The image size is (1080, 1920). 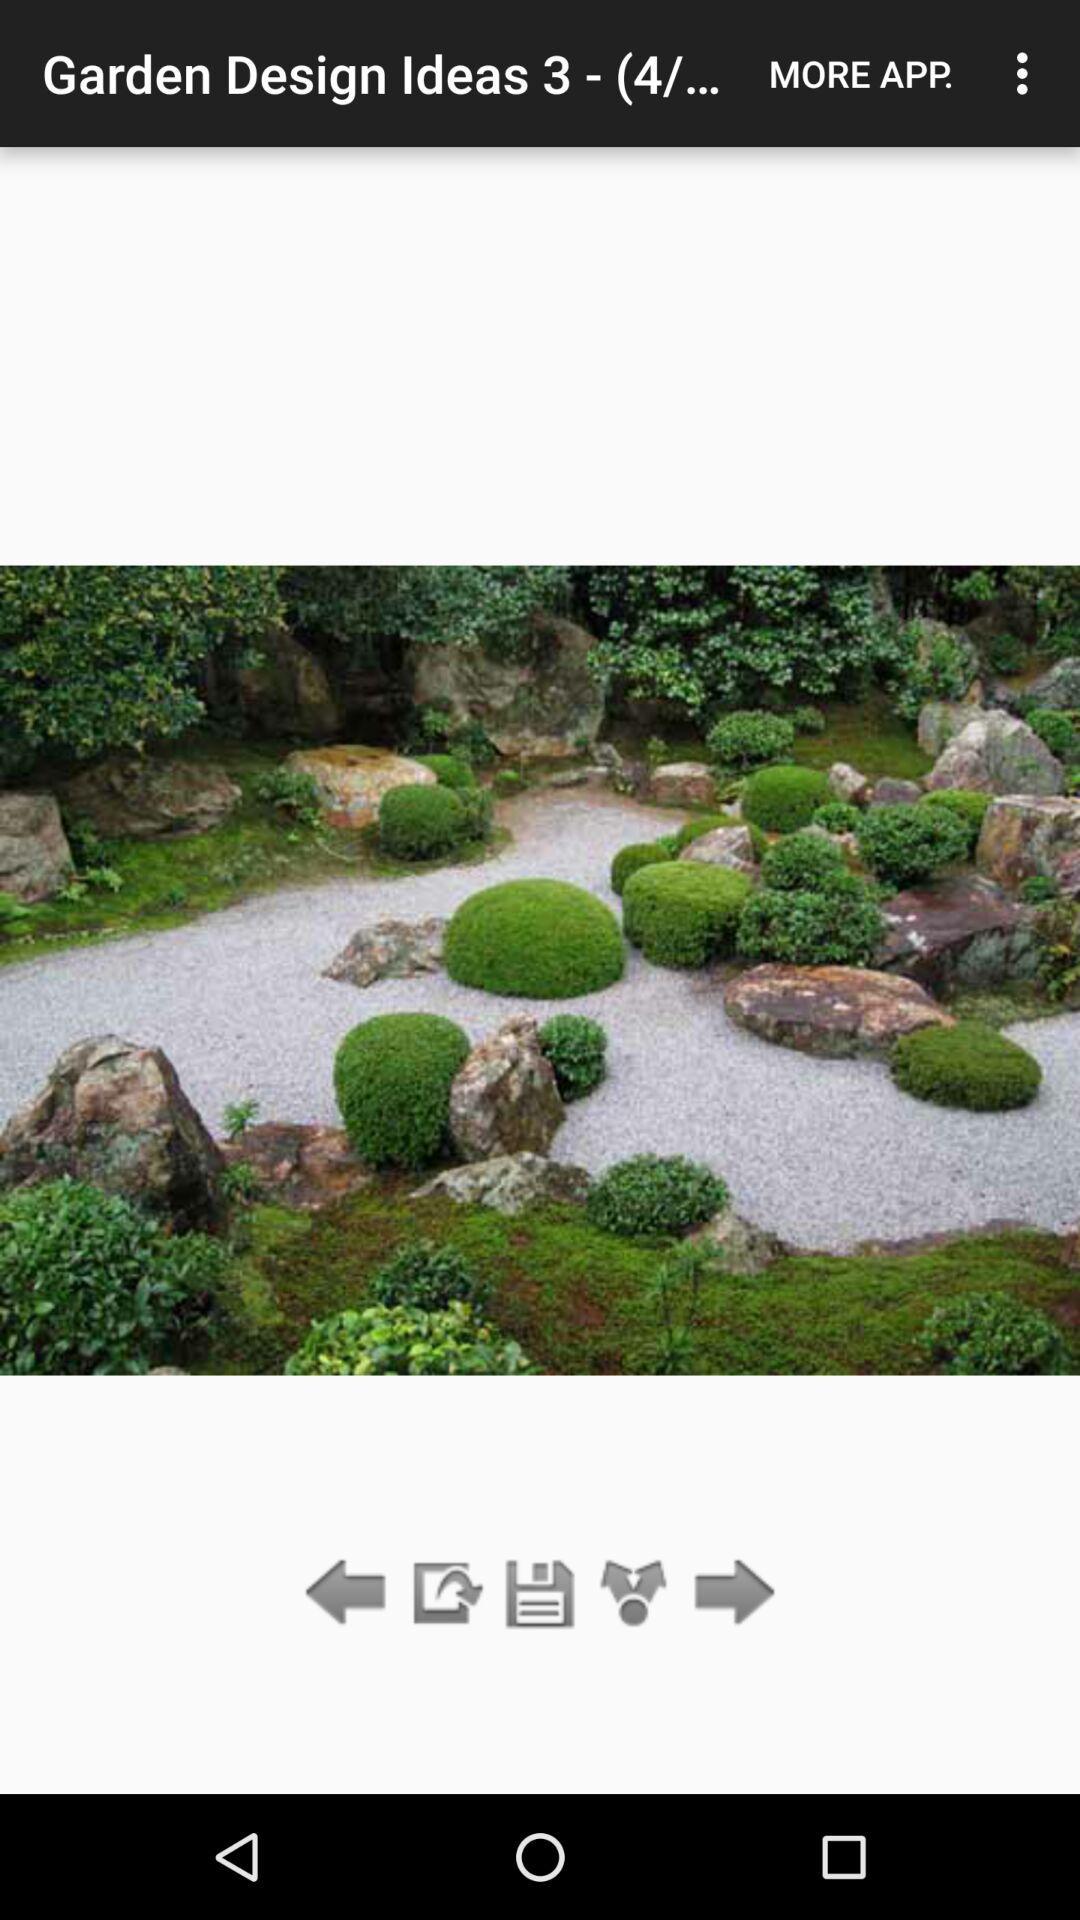 I want to click on the arrow_backward icon, so click(x=350, y=1593).